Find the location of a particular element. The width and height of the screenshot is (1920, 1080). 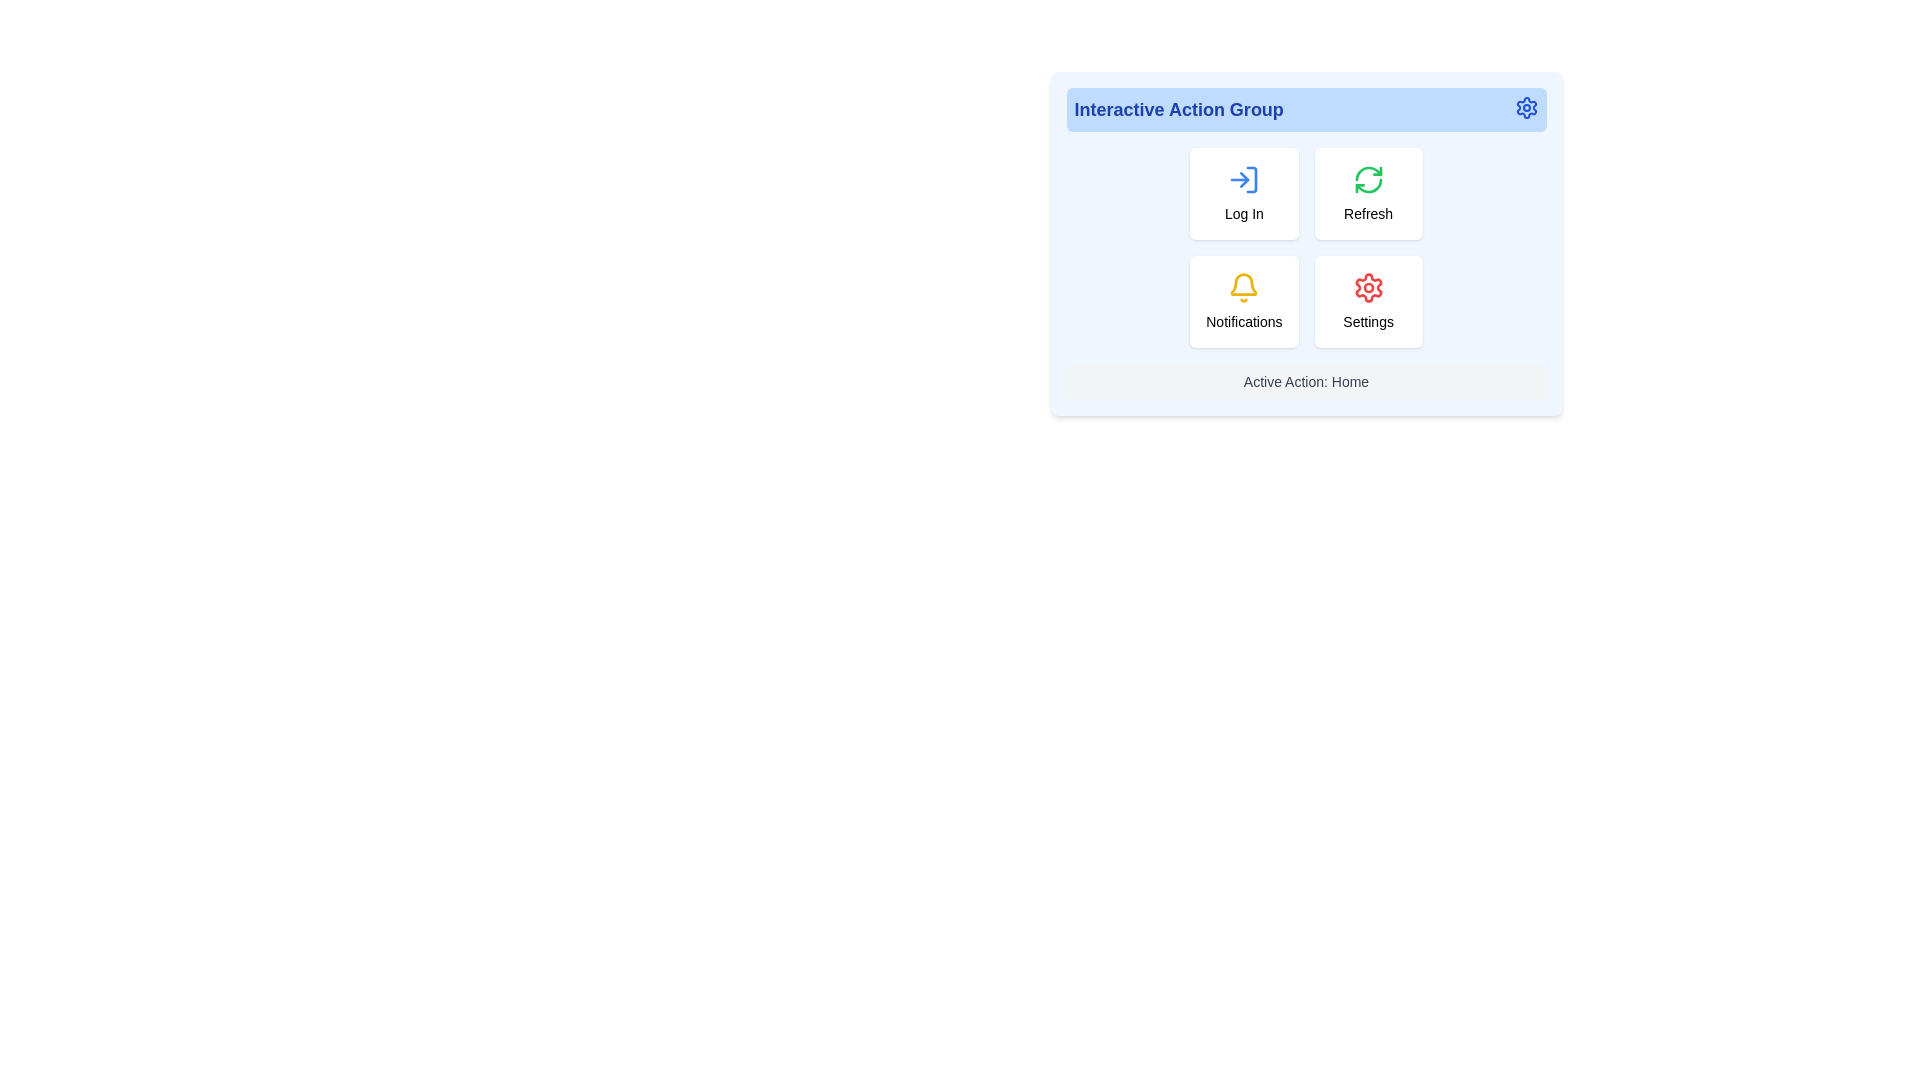

the refresh button located in the top-right position under the 'Interactive Action Group' heading to observe the hover effect is located at coordinates (1367, 193).